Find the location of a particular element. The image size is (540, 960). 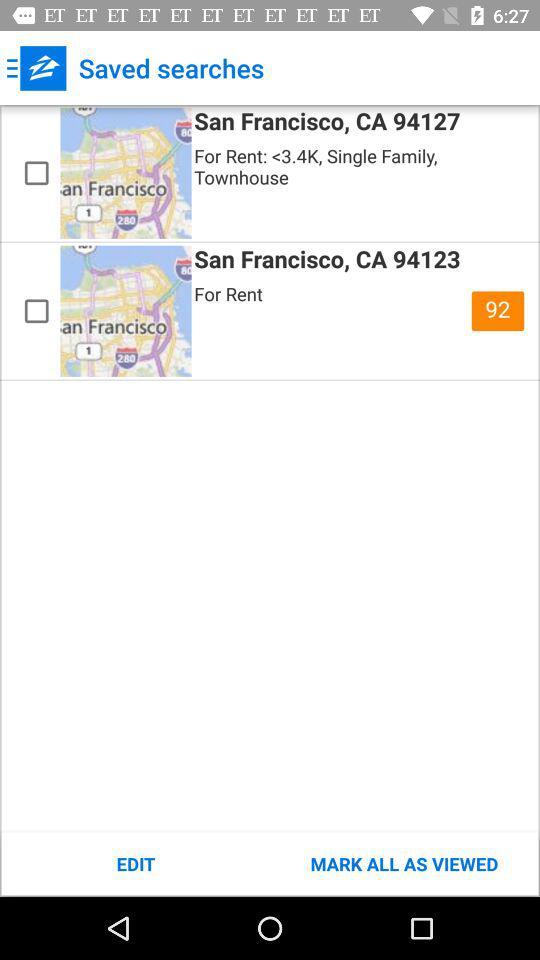

edit item is located at coordinates (135, 863).